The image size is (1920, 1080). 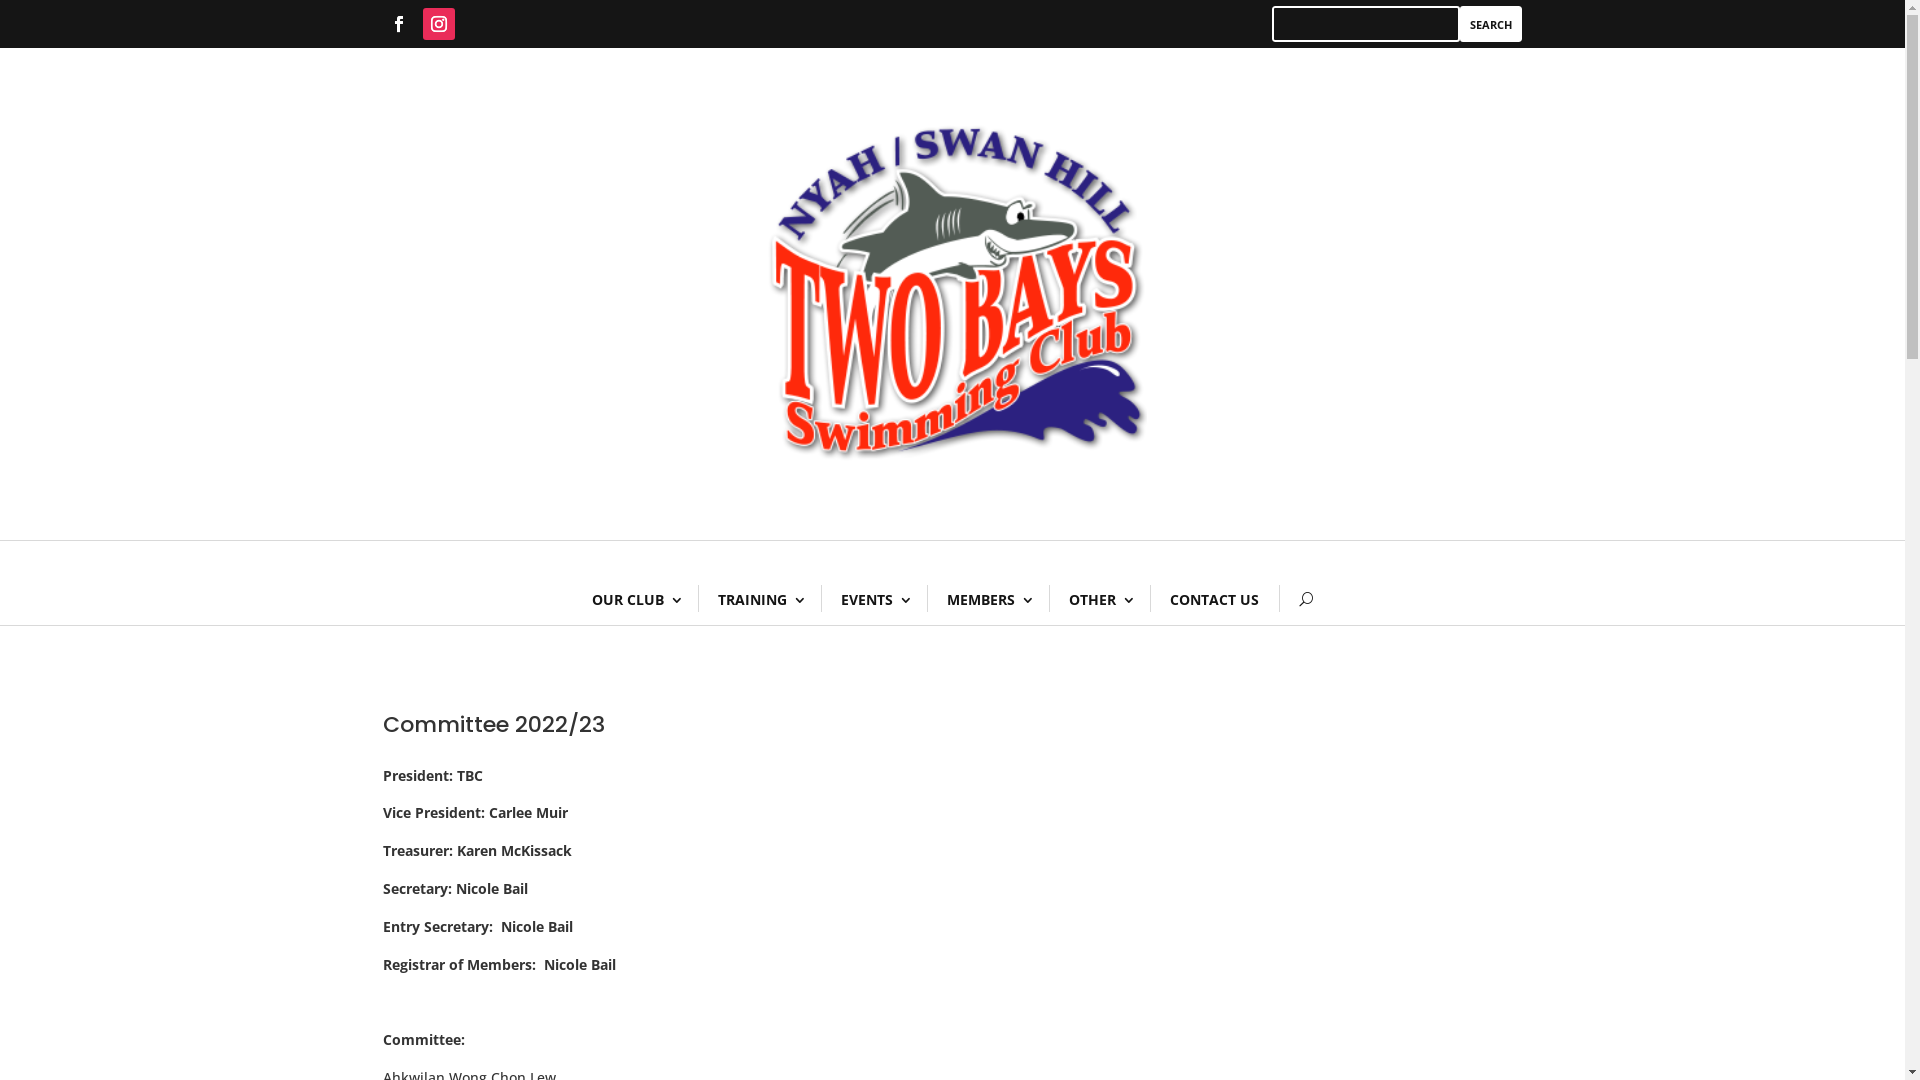 I want to click on 'Search', so click(x=1491, y=23).